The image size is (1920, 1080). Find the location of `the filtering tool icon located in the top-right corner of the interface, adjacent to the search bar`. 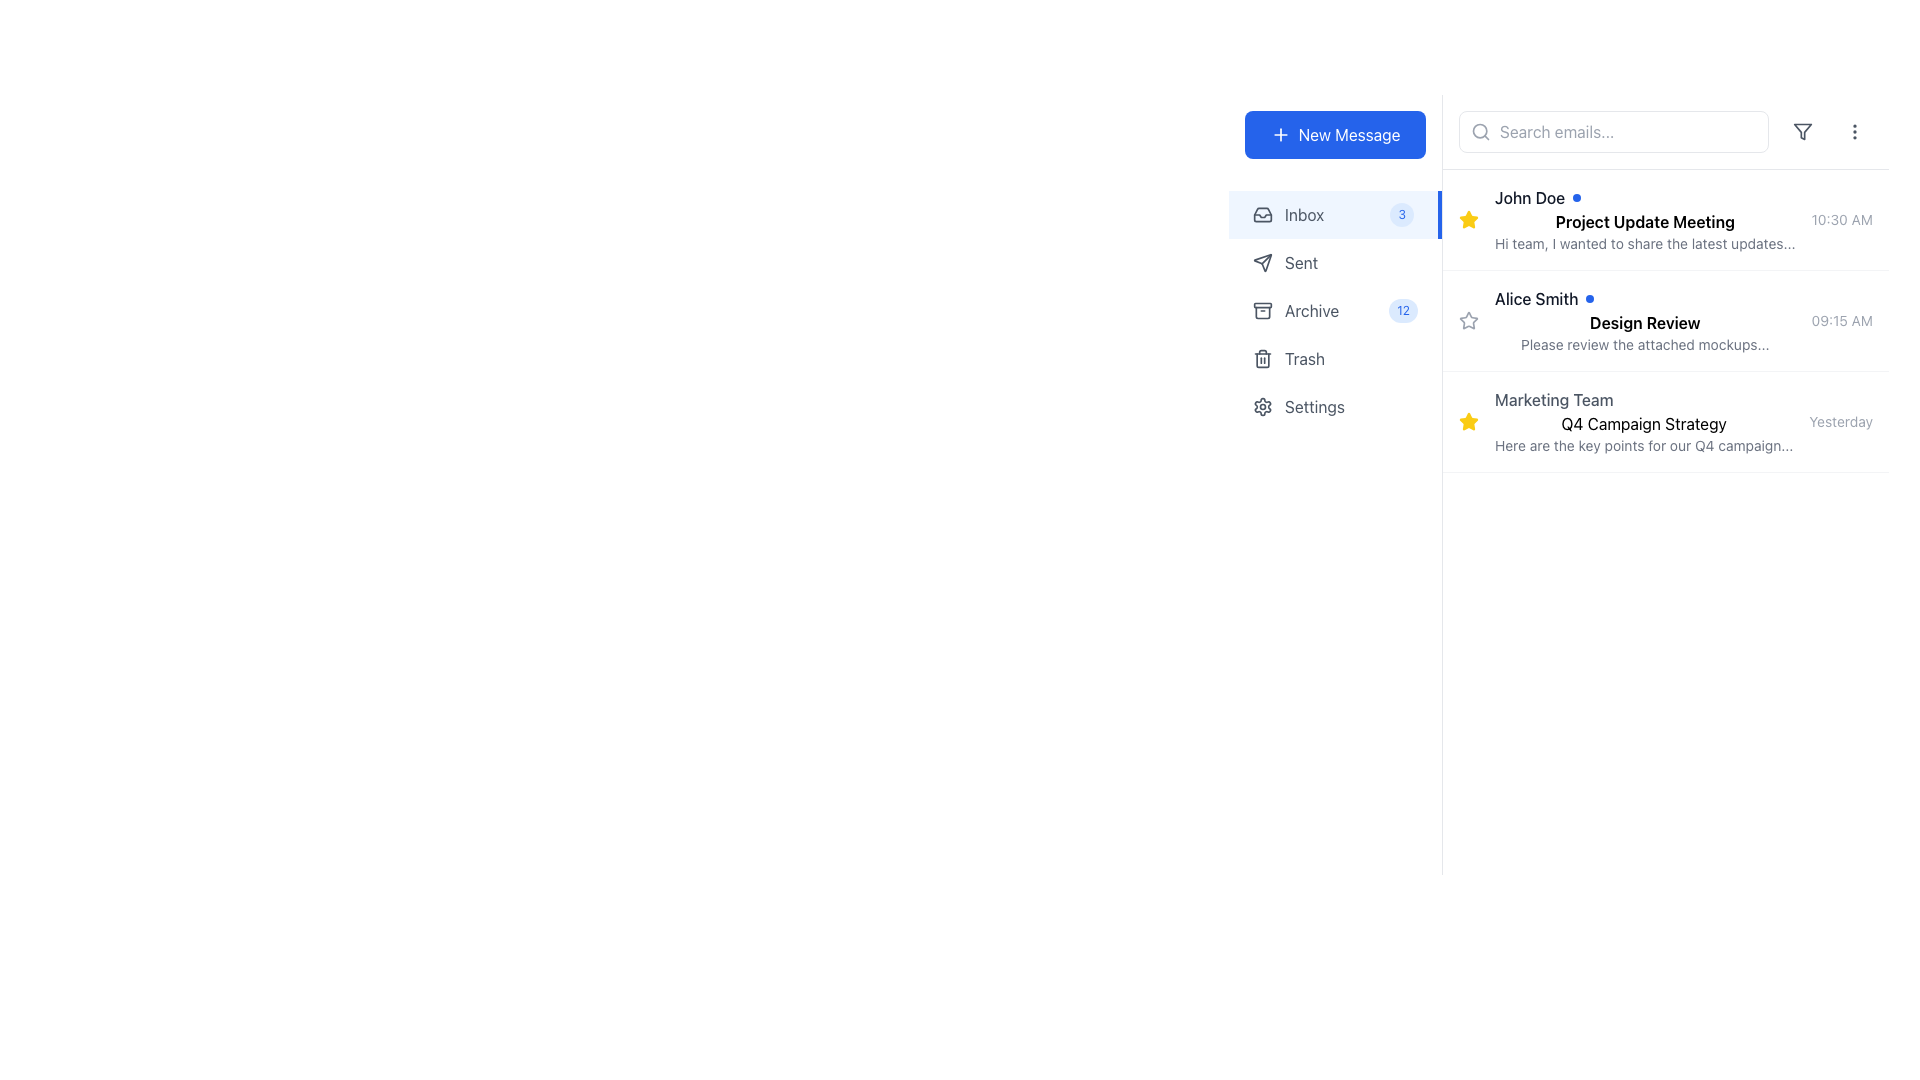

the filtering tool icon located in the top-right corner of the interface, adjacent to the search bar is located at coordinates (1803, 131).